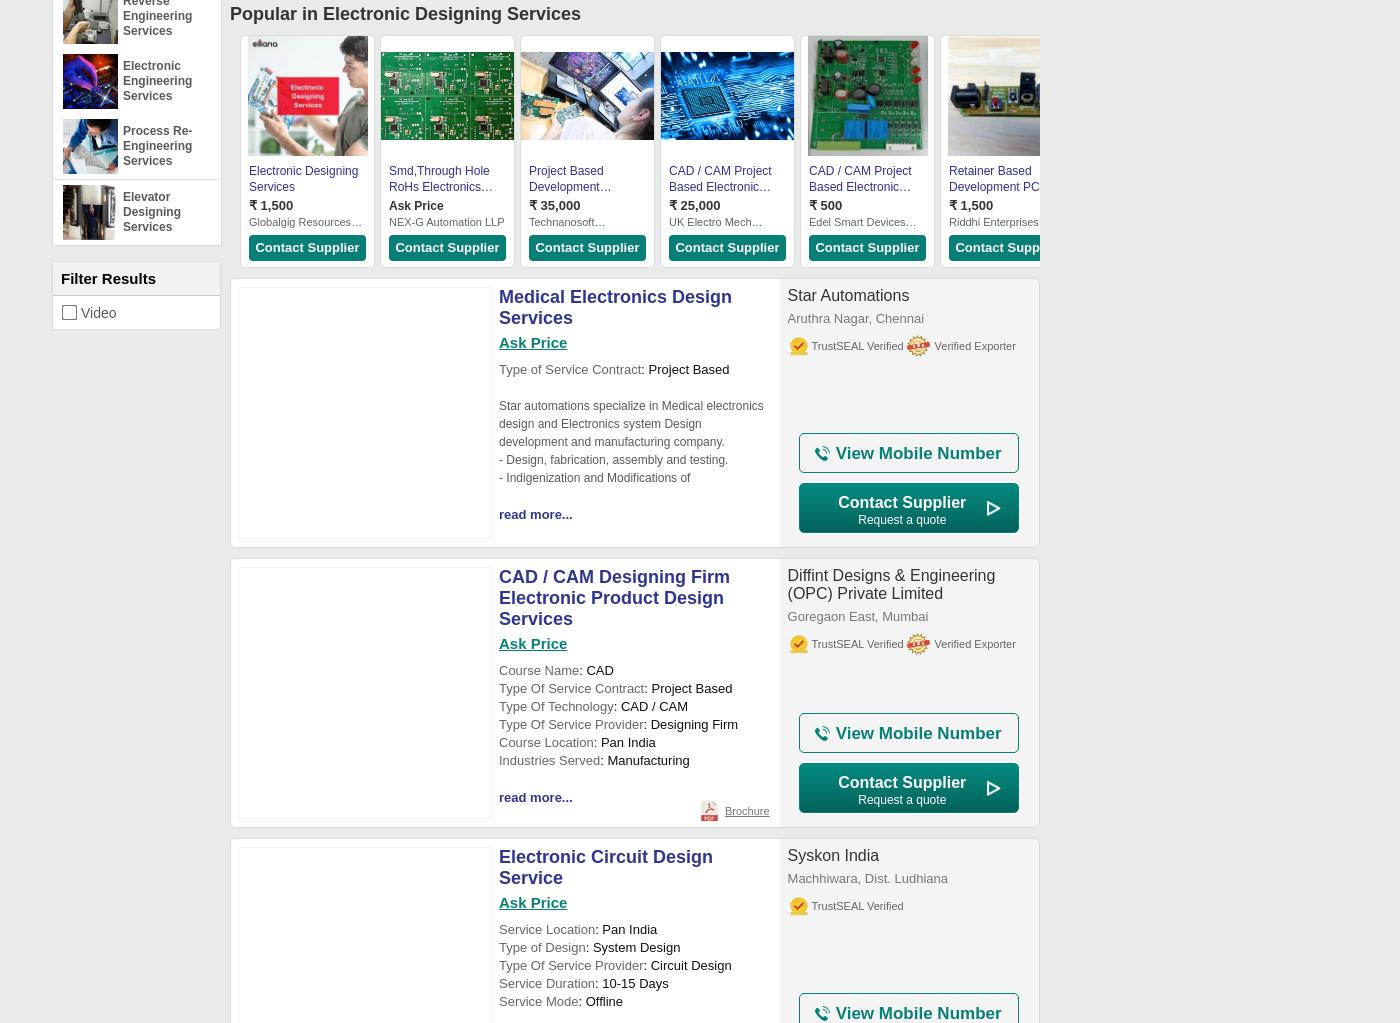  I want to click on 'Elevator Designing Services', so click(152, 210).